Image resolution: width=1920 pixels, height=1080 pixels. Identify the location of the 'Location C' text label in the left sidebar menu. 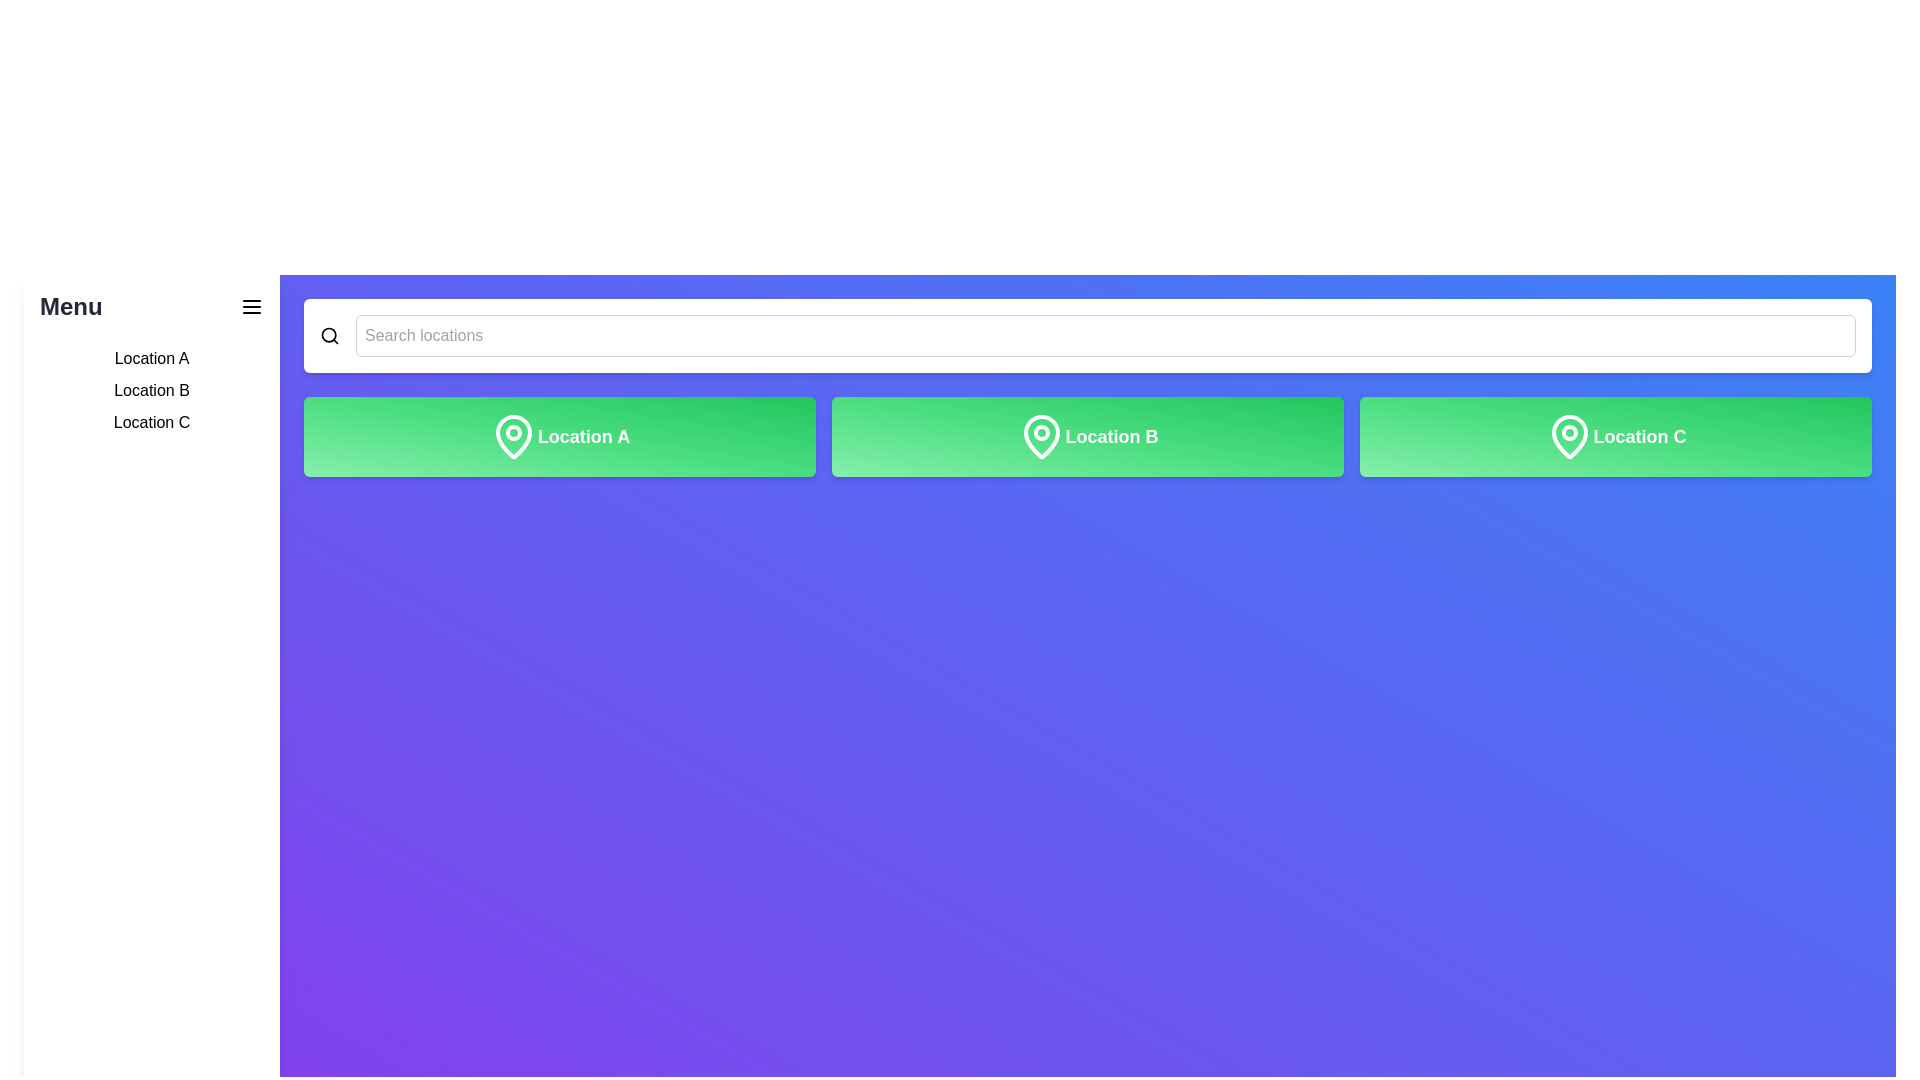
(151, 422).